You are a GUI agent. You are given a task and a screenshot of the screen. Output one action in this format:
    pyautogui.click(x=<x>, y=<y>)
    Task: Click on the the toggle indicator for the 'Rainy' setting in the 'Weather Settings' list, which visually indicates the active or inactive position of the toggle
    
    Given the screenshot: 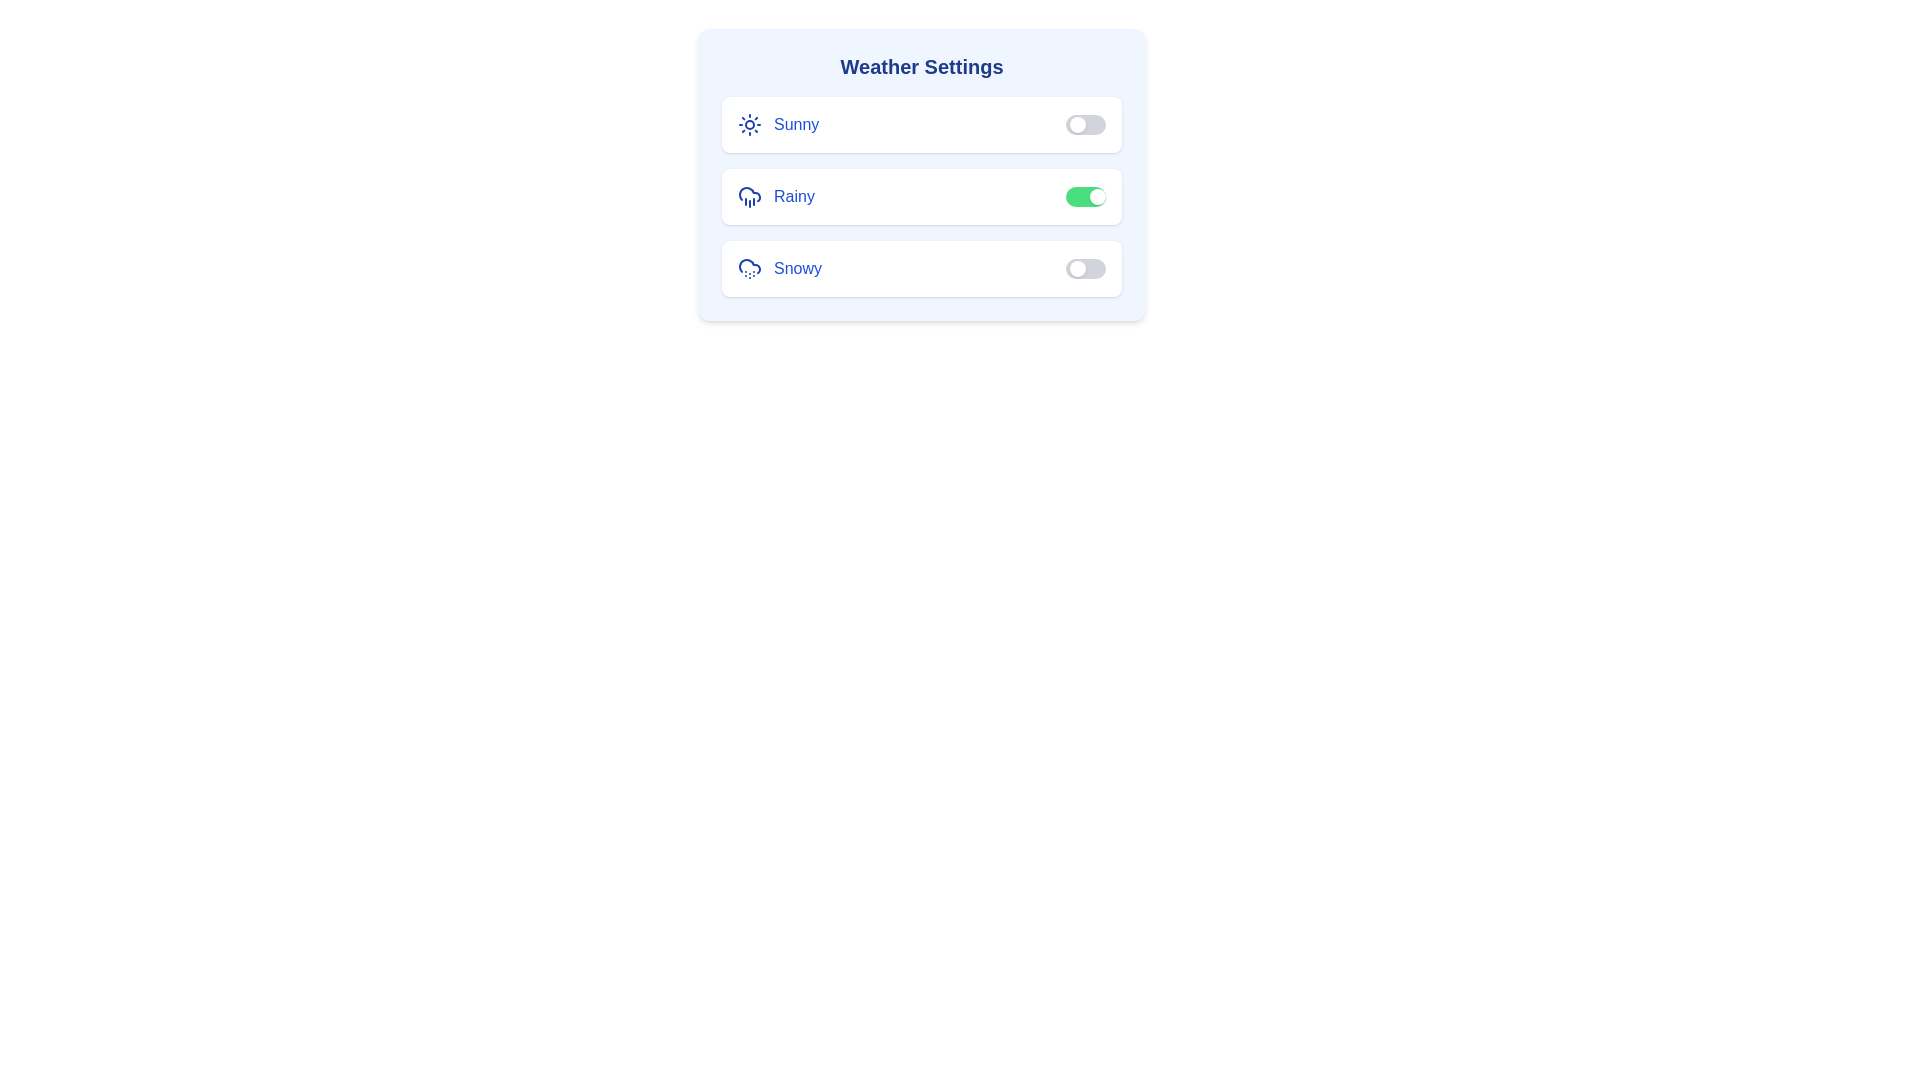 What is the action you would take?
    pyautogui.click(x=1097, y=196)
    